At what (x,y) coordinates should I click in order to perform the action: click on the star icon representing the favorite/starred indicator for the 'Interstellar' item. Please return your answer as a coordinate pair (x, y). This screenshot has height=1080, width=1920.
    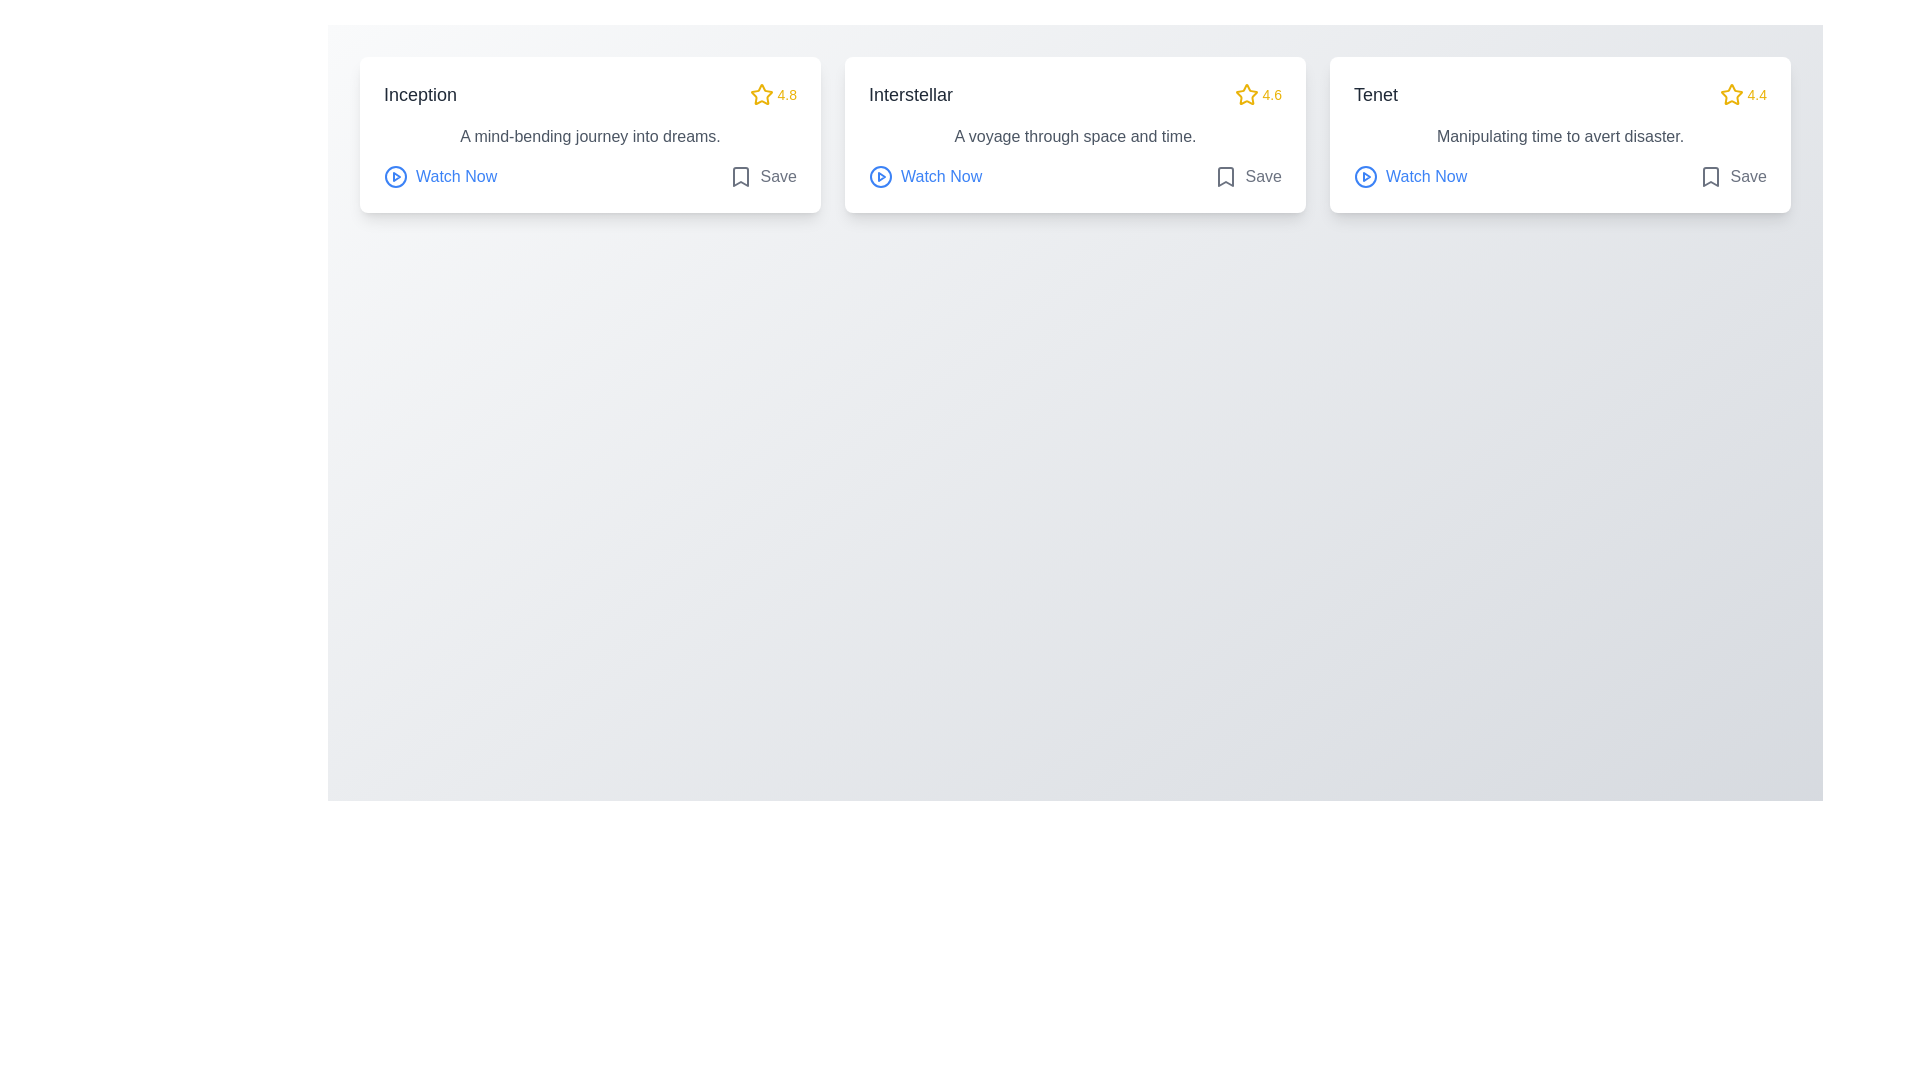
    Looking at the image, I should click on (1245, 95).